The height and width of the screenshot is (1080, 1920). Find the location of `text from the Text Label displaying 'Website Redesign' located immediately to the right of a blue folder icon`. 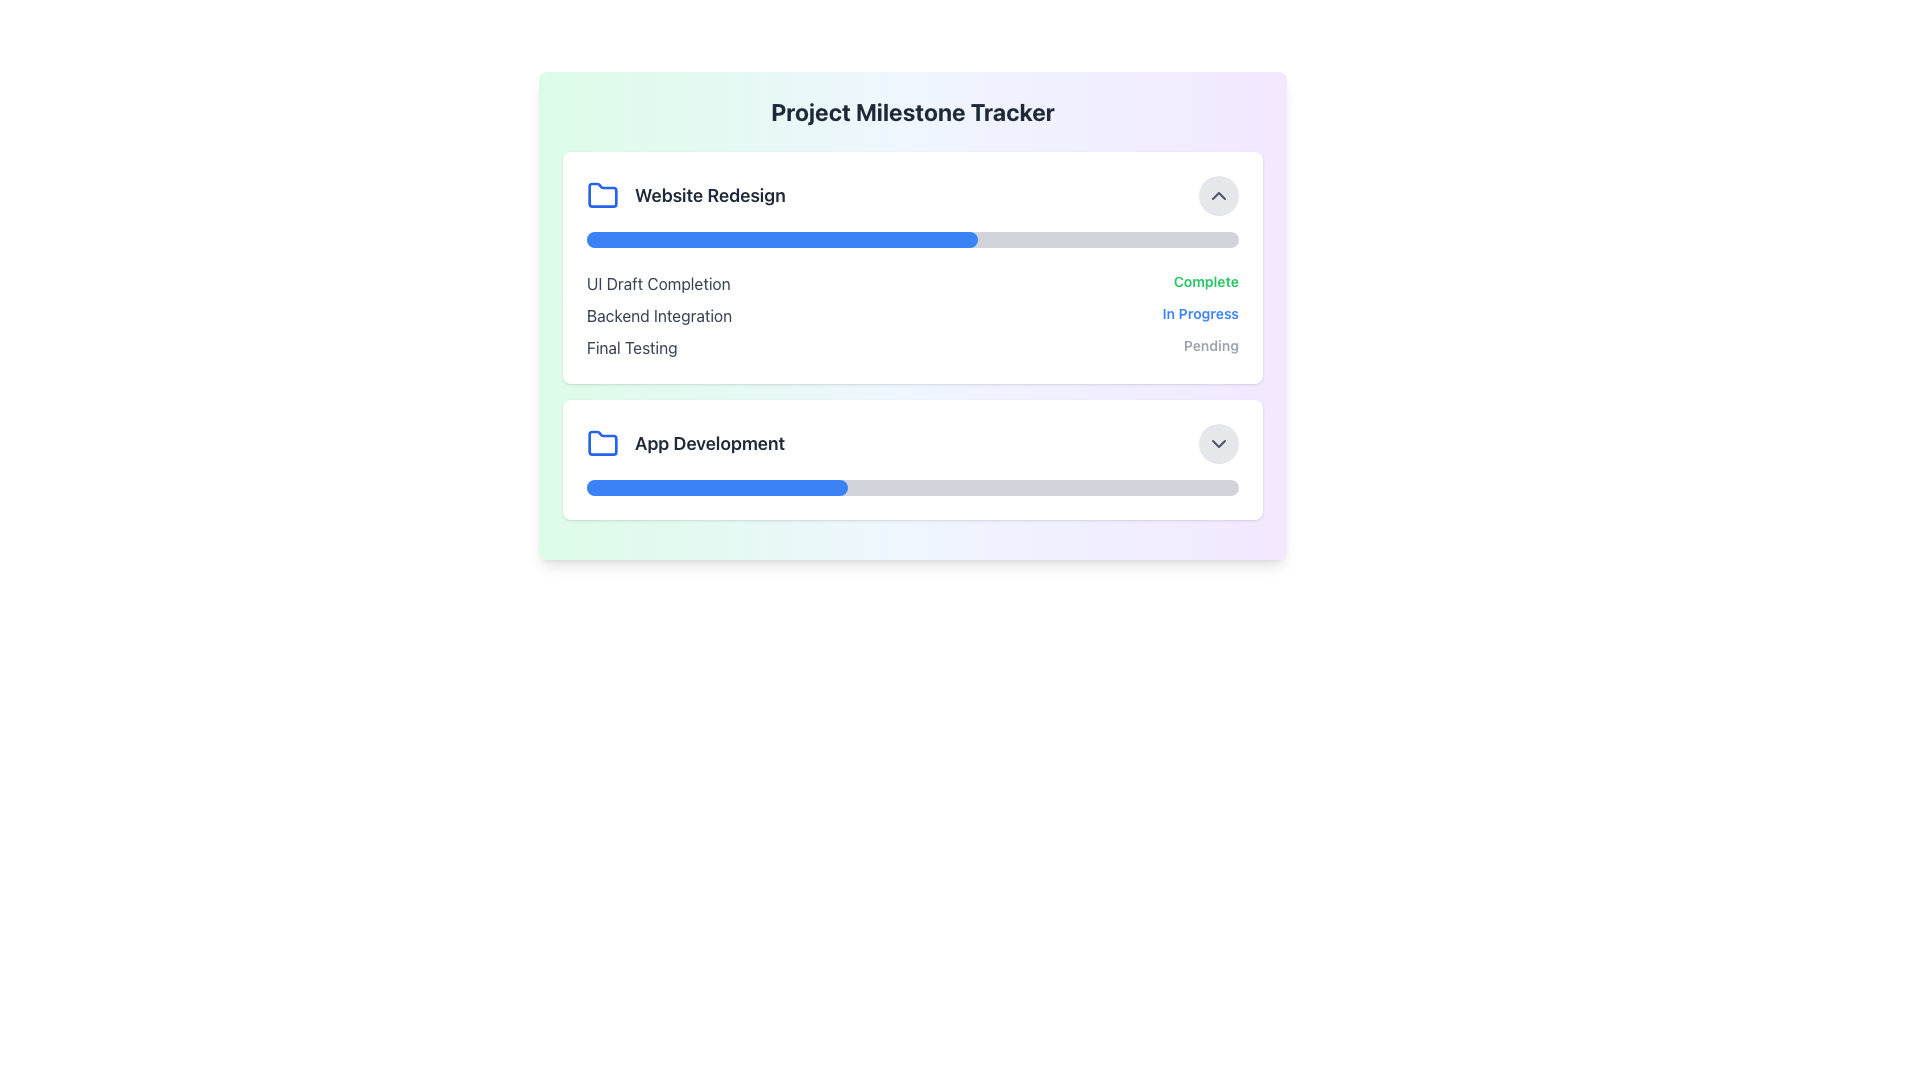

text from the Text Label displaying 'Website Redesign' located immediately to the right of a blue folder icon is located at coordinates (710, 196).